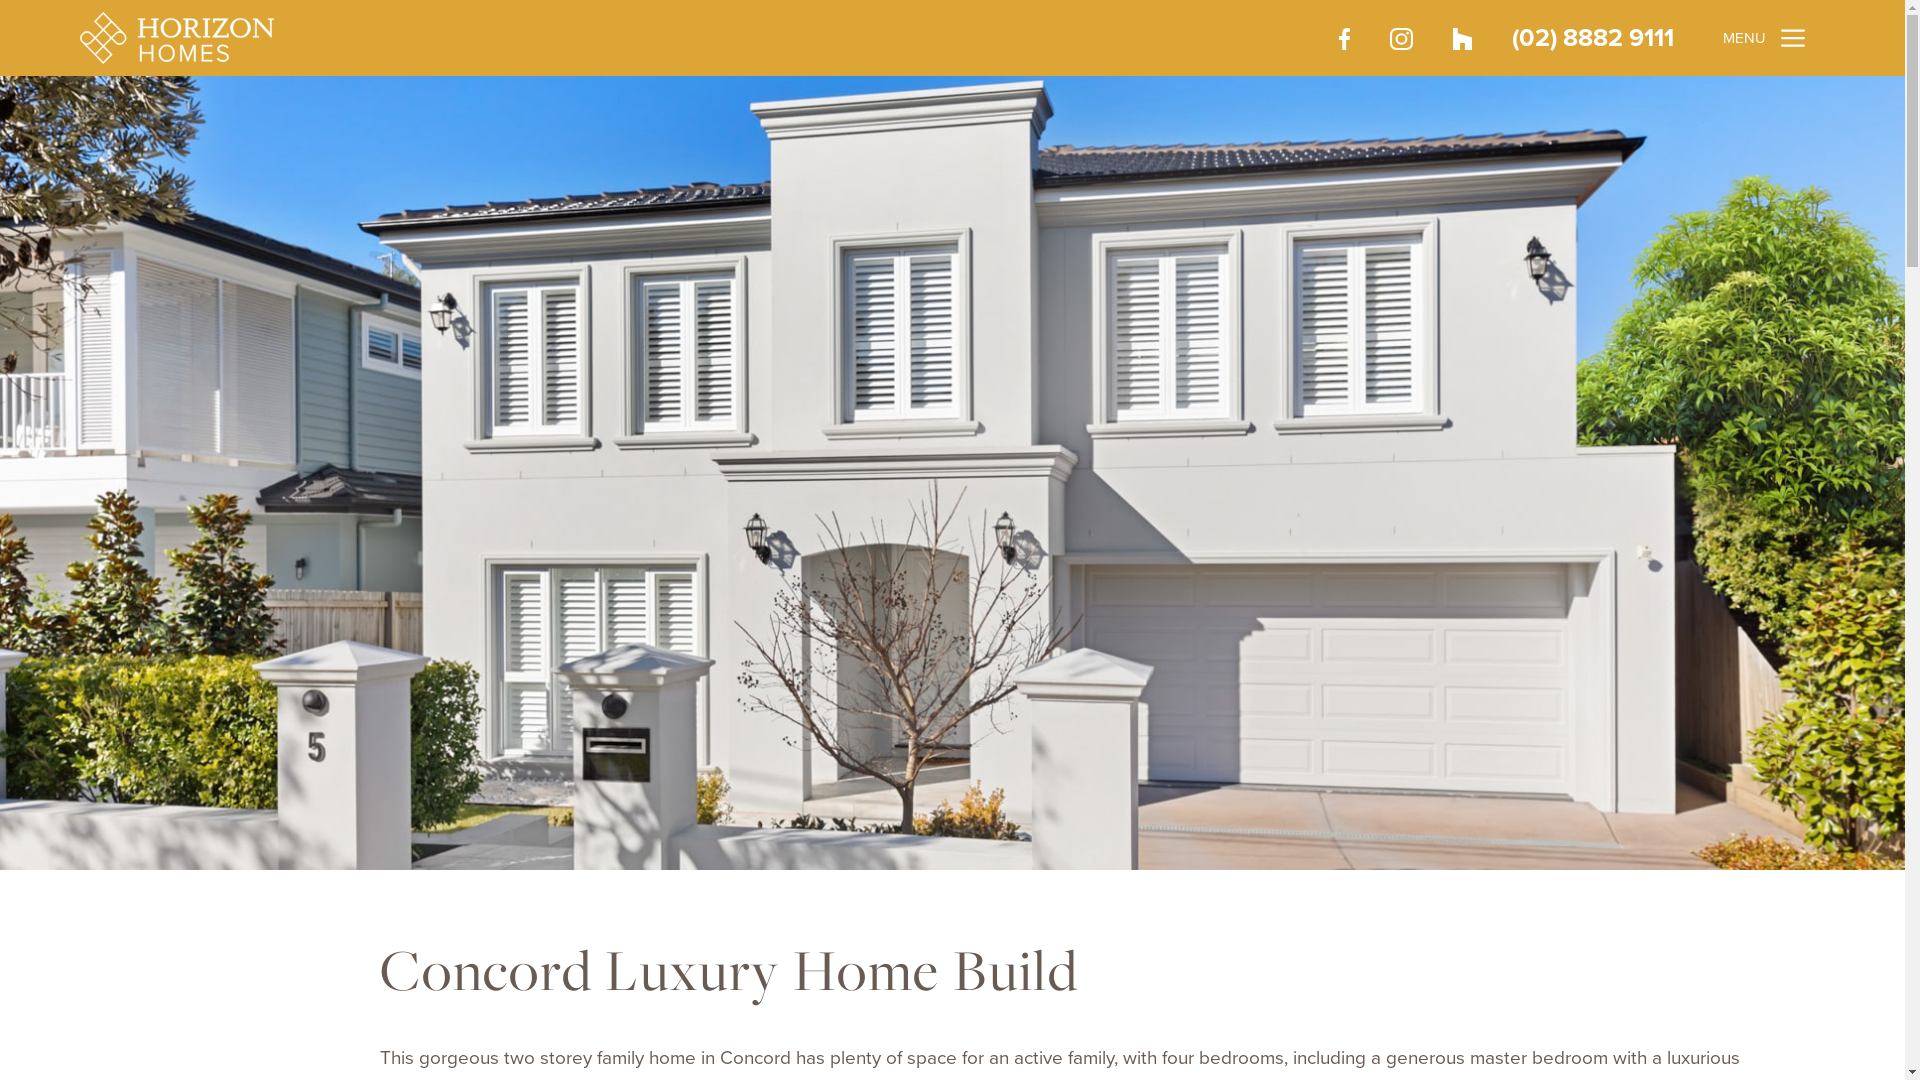 The width and height of the screenshot is (1920, 1080). What do you see at coordinates (1344, 38) in the screenshot?
I see `'Facebook'` at bounding box center [1344, 38].